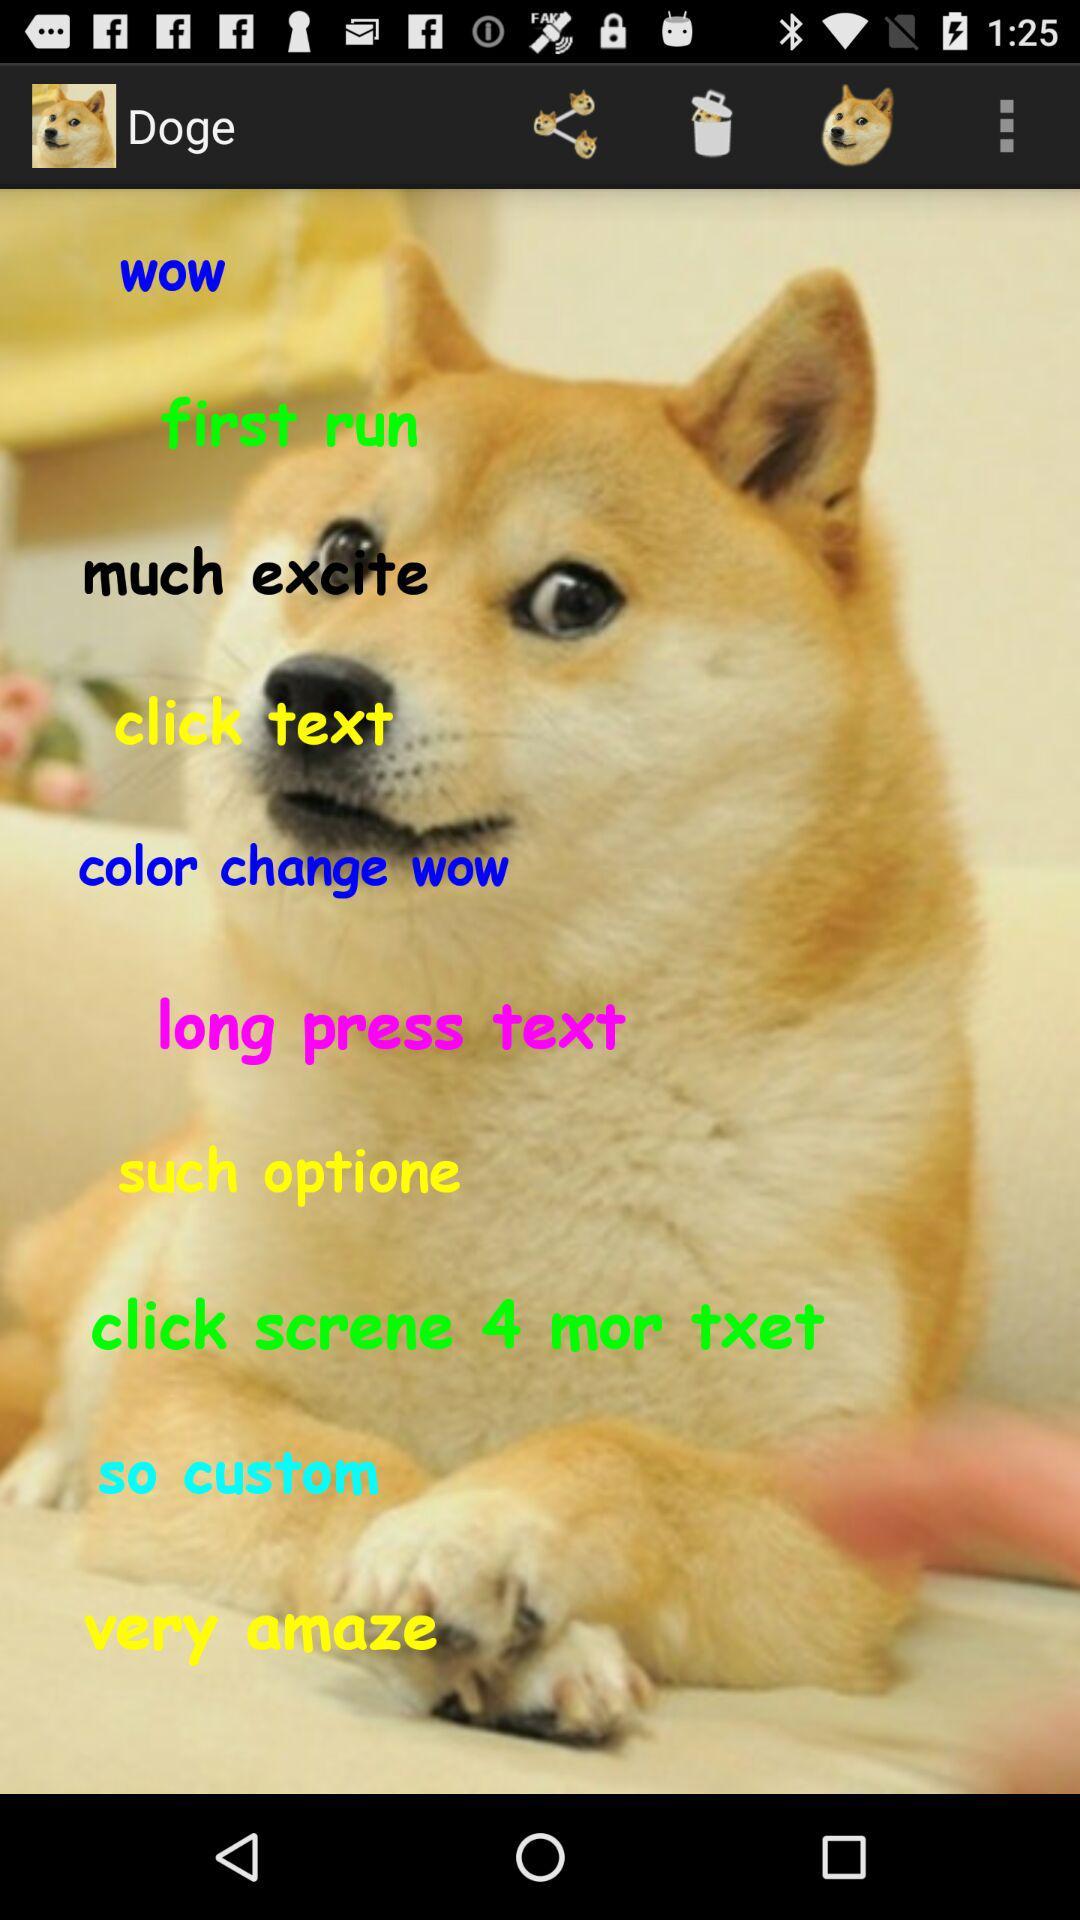 The image size is (1080, 1920). What do you see at coordinates (565, 124) in the screenshot?
I see `item to the right of the doge item` at bounding box center [565, 124].